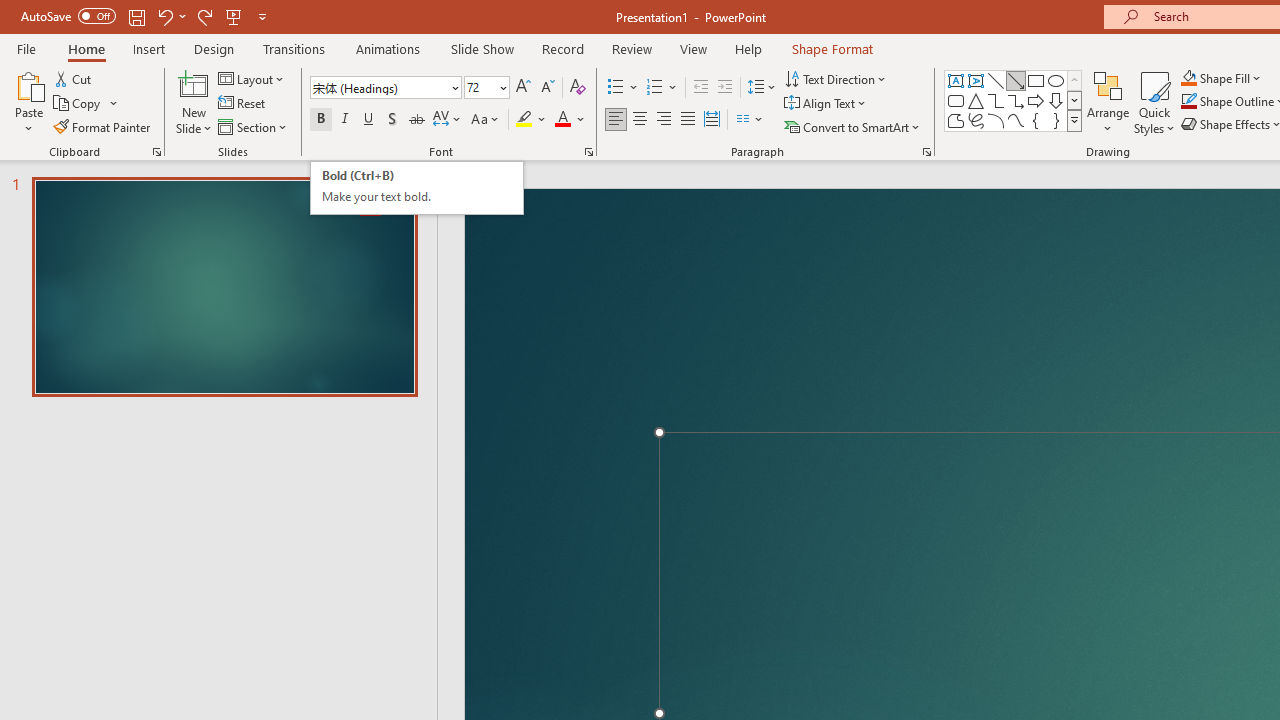 Image resolution: width=1280 pixels, height=720 pixels. I want to click on 'Quick Styles', so click(1154, 103).